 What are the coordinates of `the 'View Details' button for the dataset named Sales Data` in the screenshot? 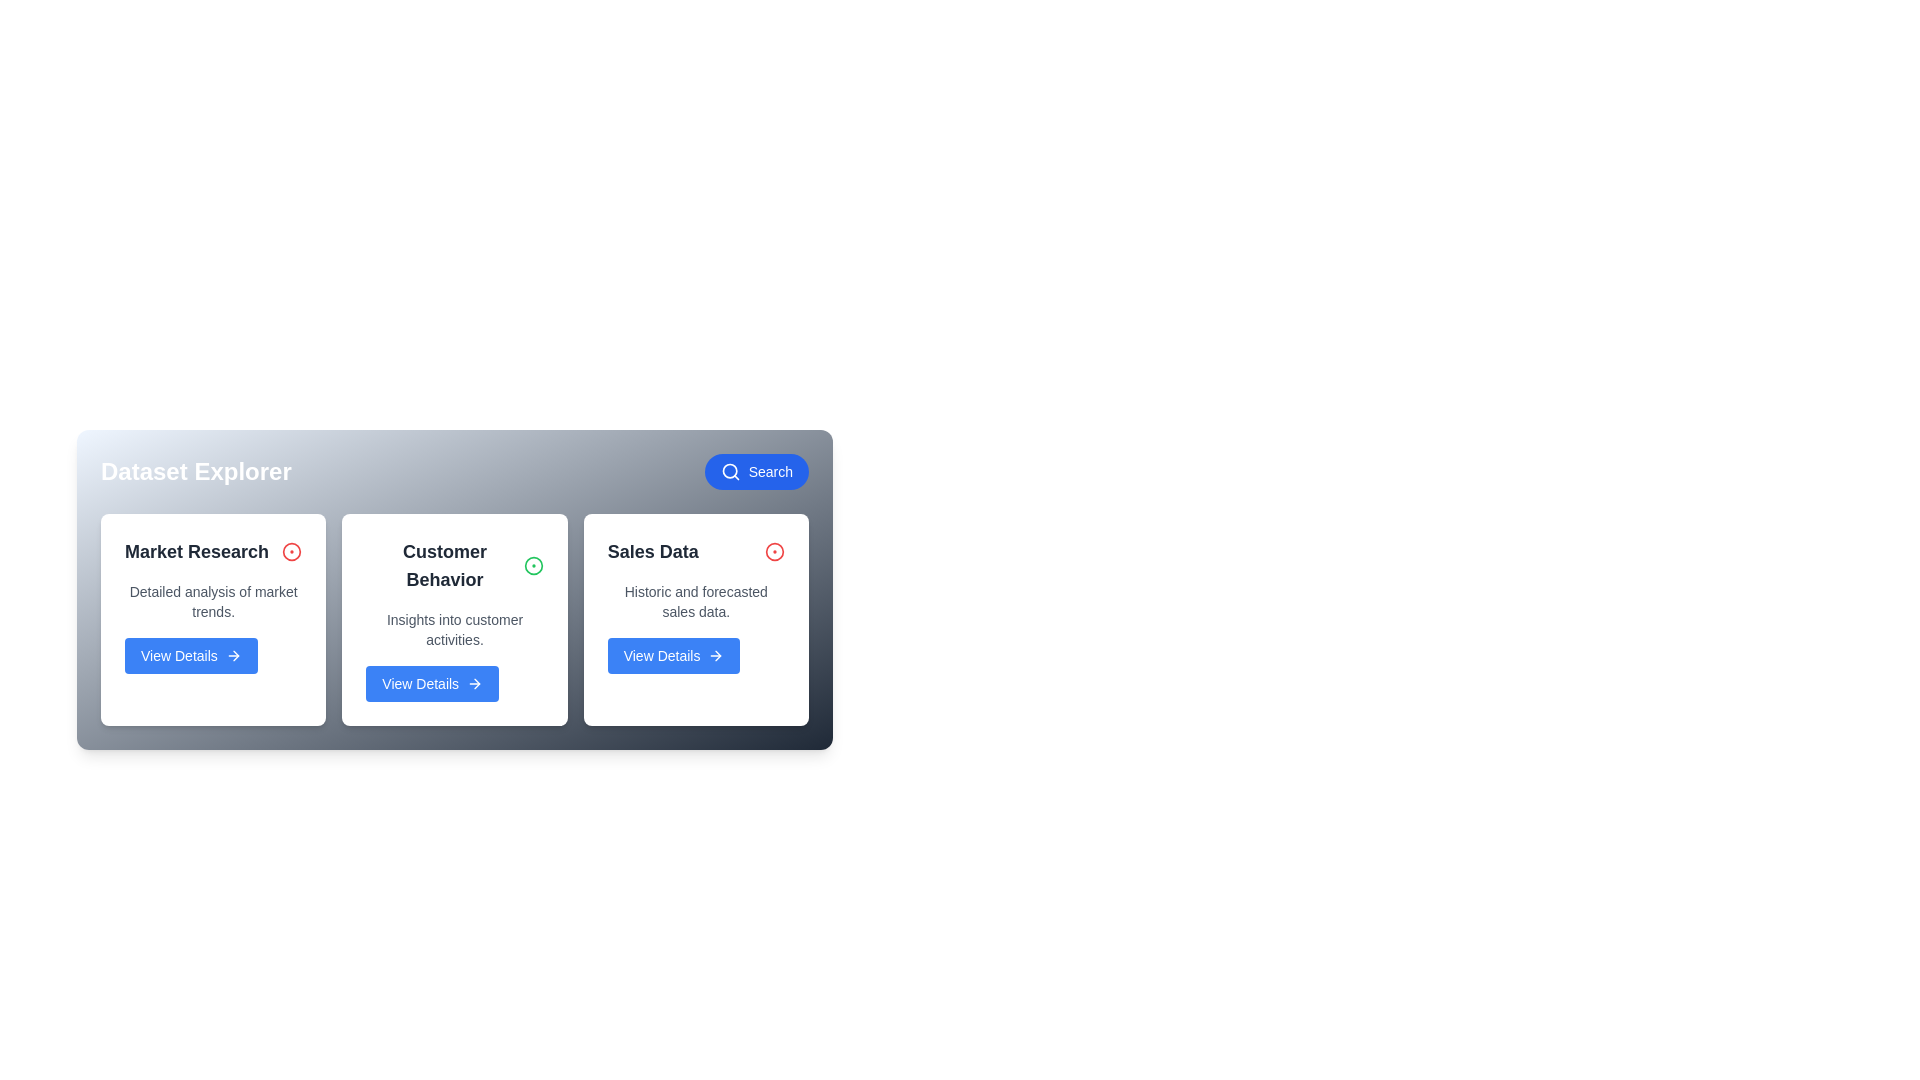 It's located at (673, 655).